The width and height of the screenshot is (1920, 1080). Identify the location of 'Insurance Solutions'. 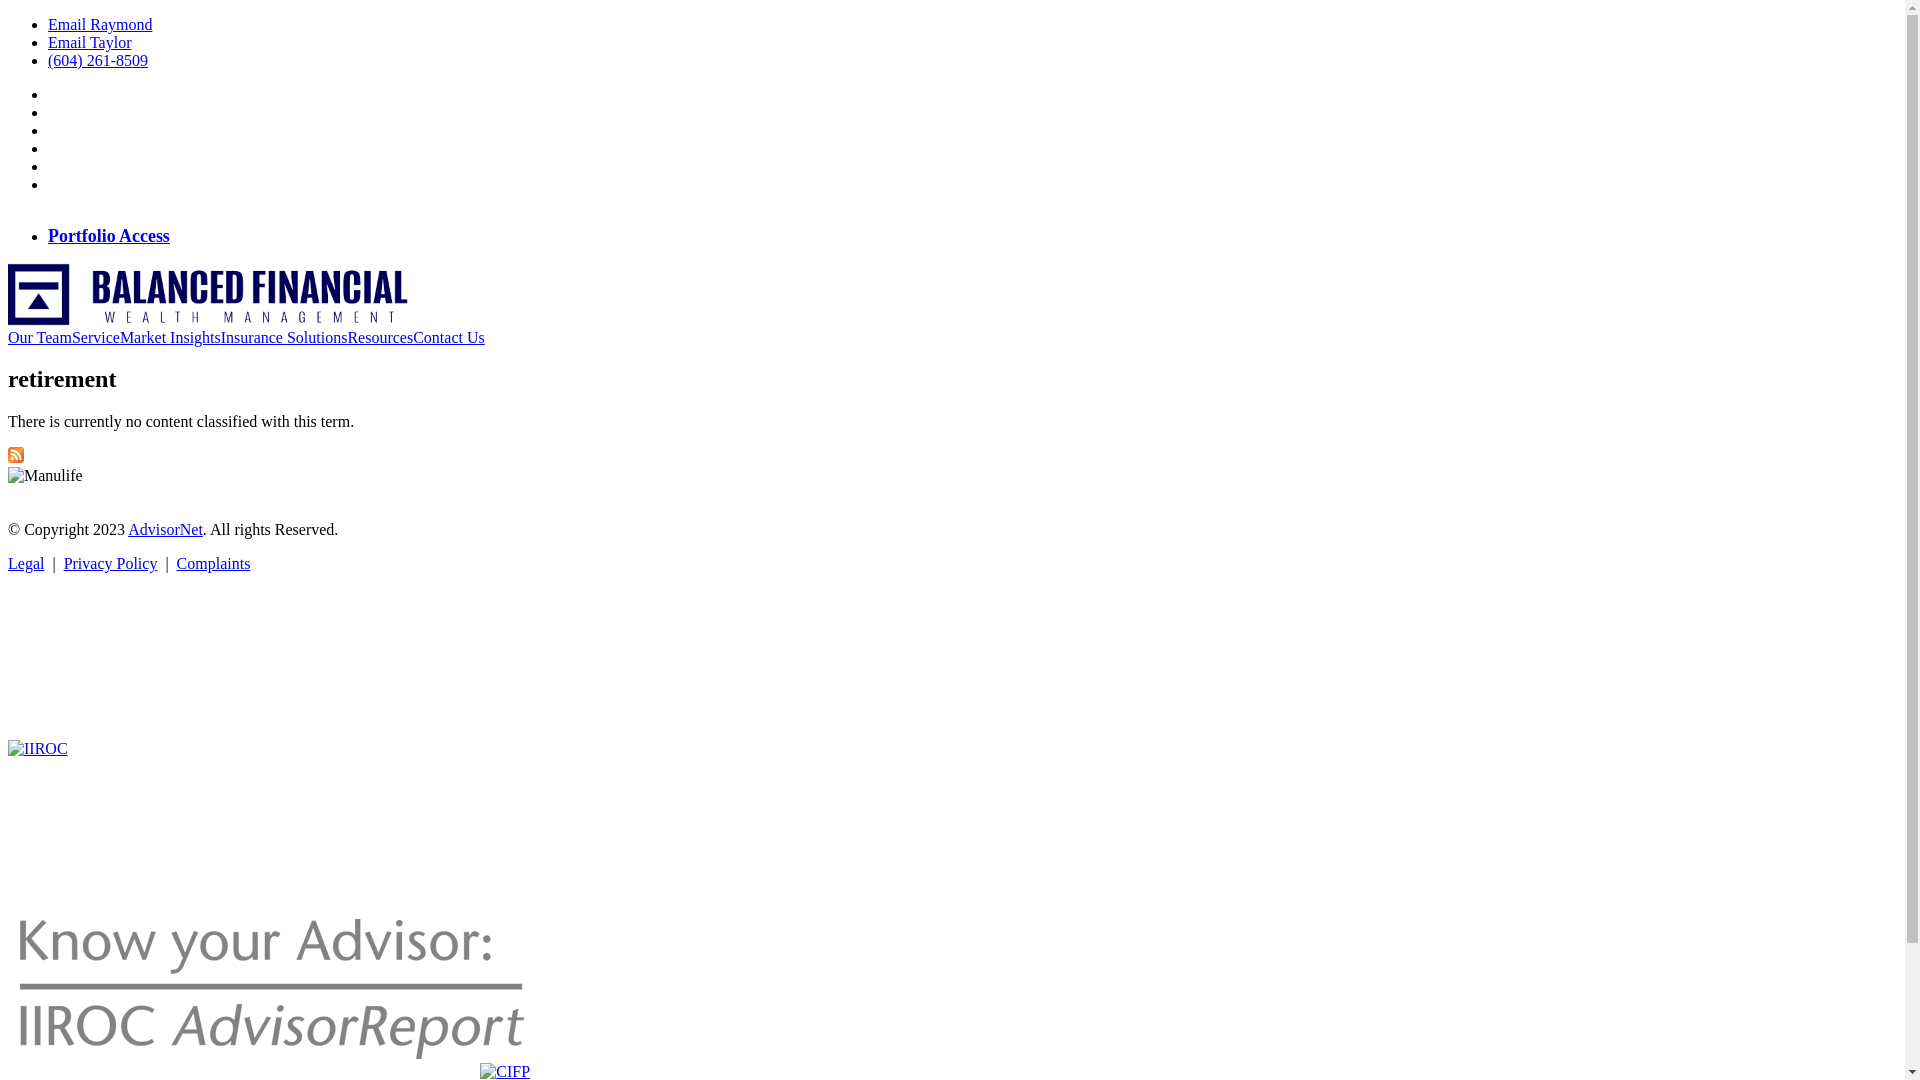
(220, 337).